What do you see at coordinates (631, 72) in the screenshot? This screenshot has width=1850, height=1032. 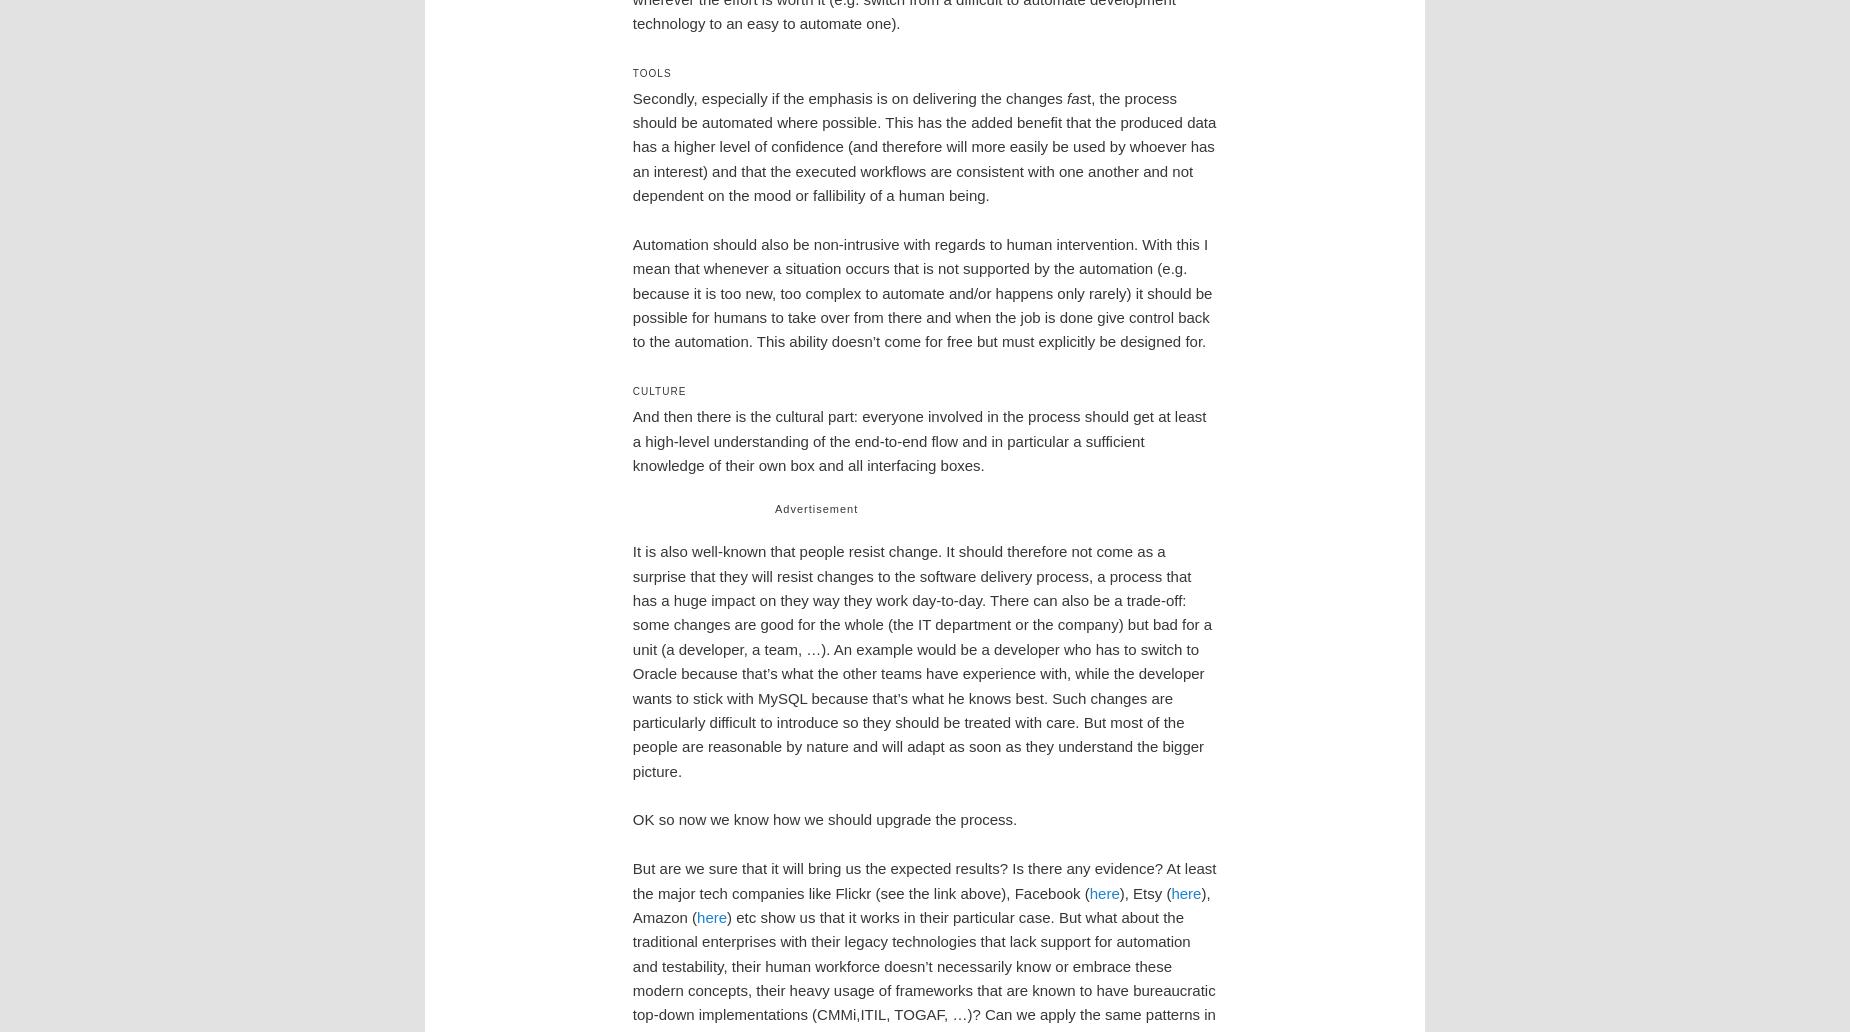 I see `'Tools'` at bounding box center [631, 72].